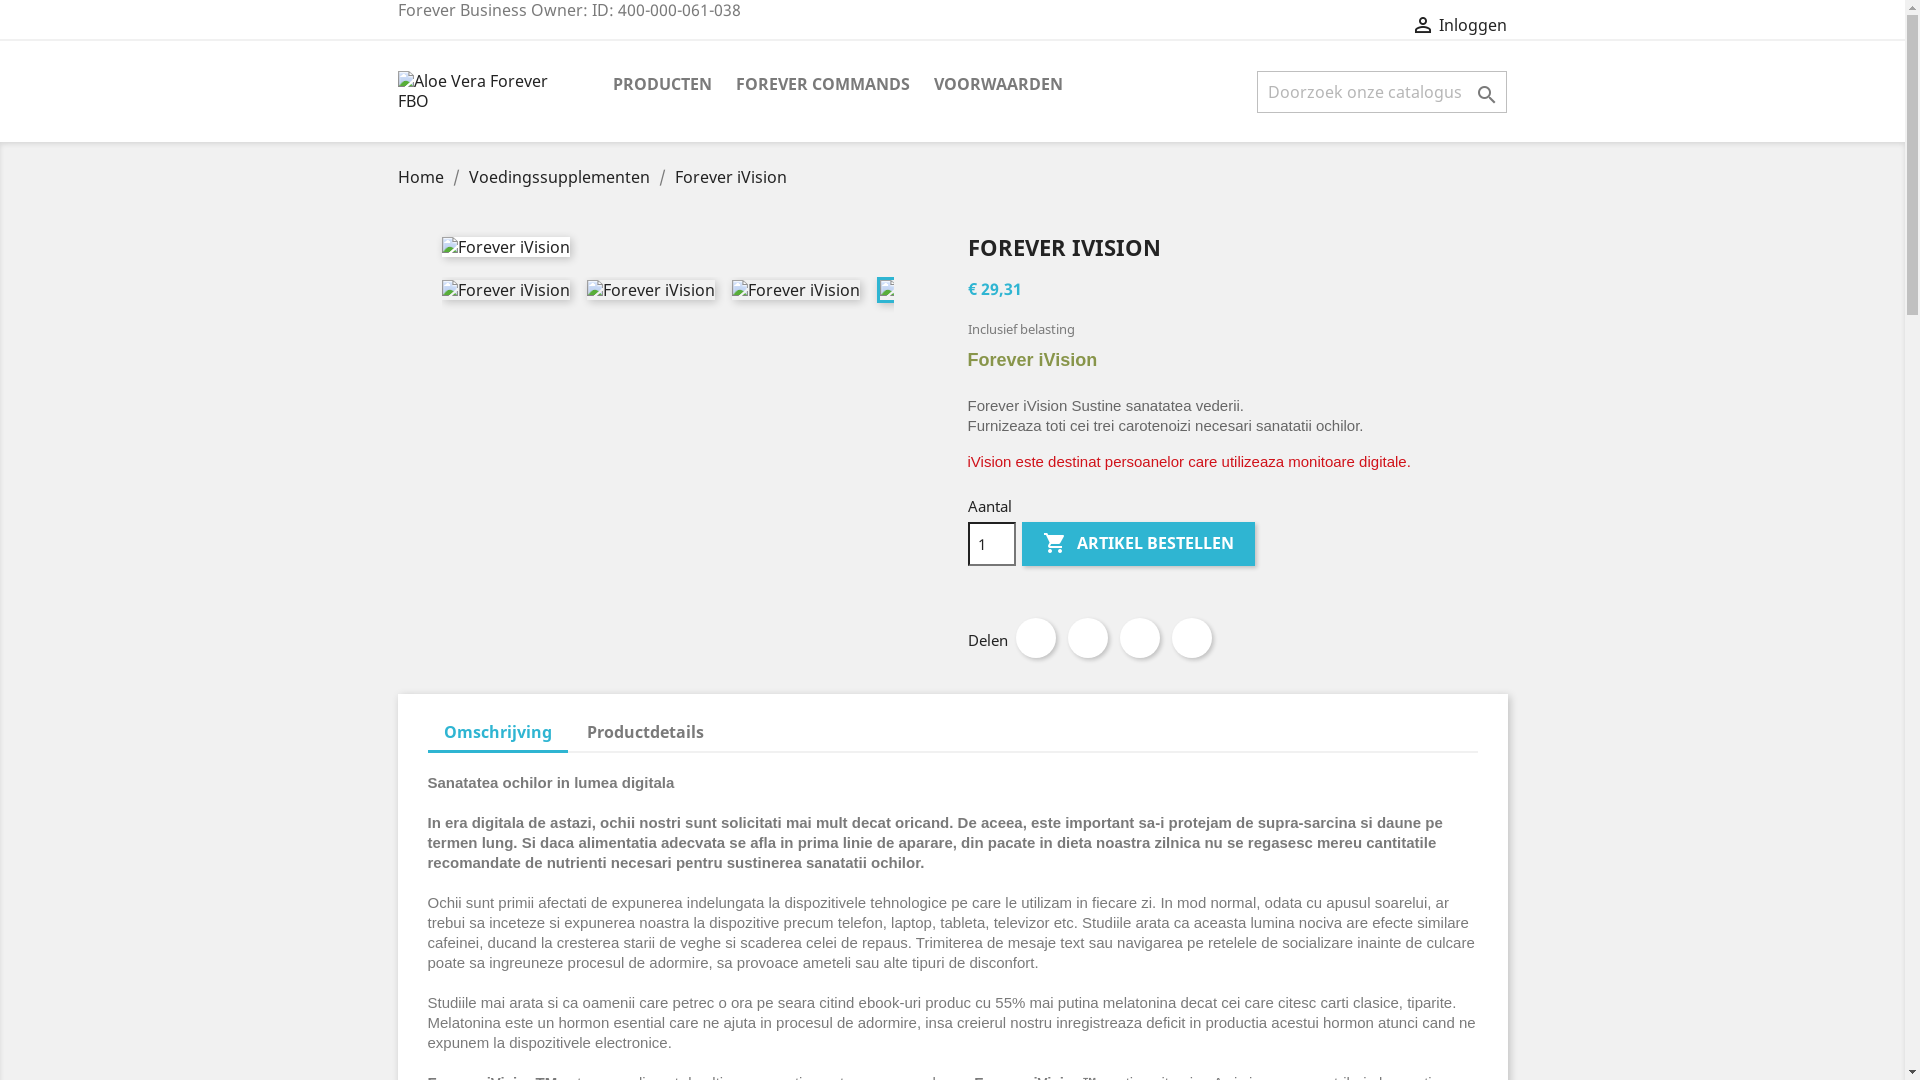 The image size is (1920, 1080). I want to click on 'Forever iVision', so click(795, 289).